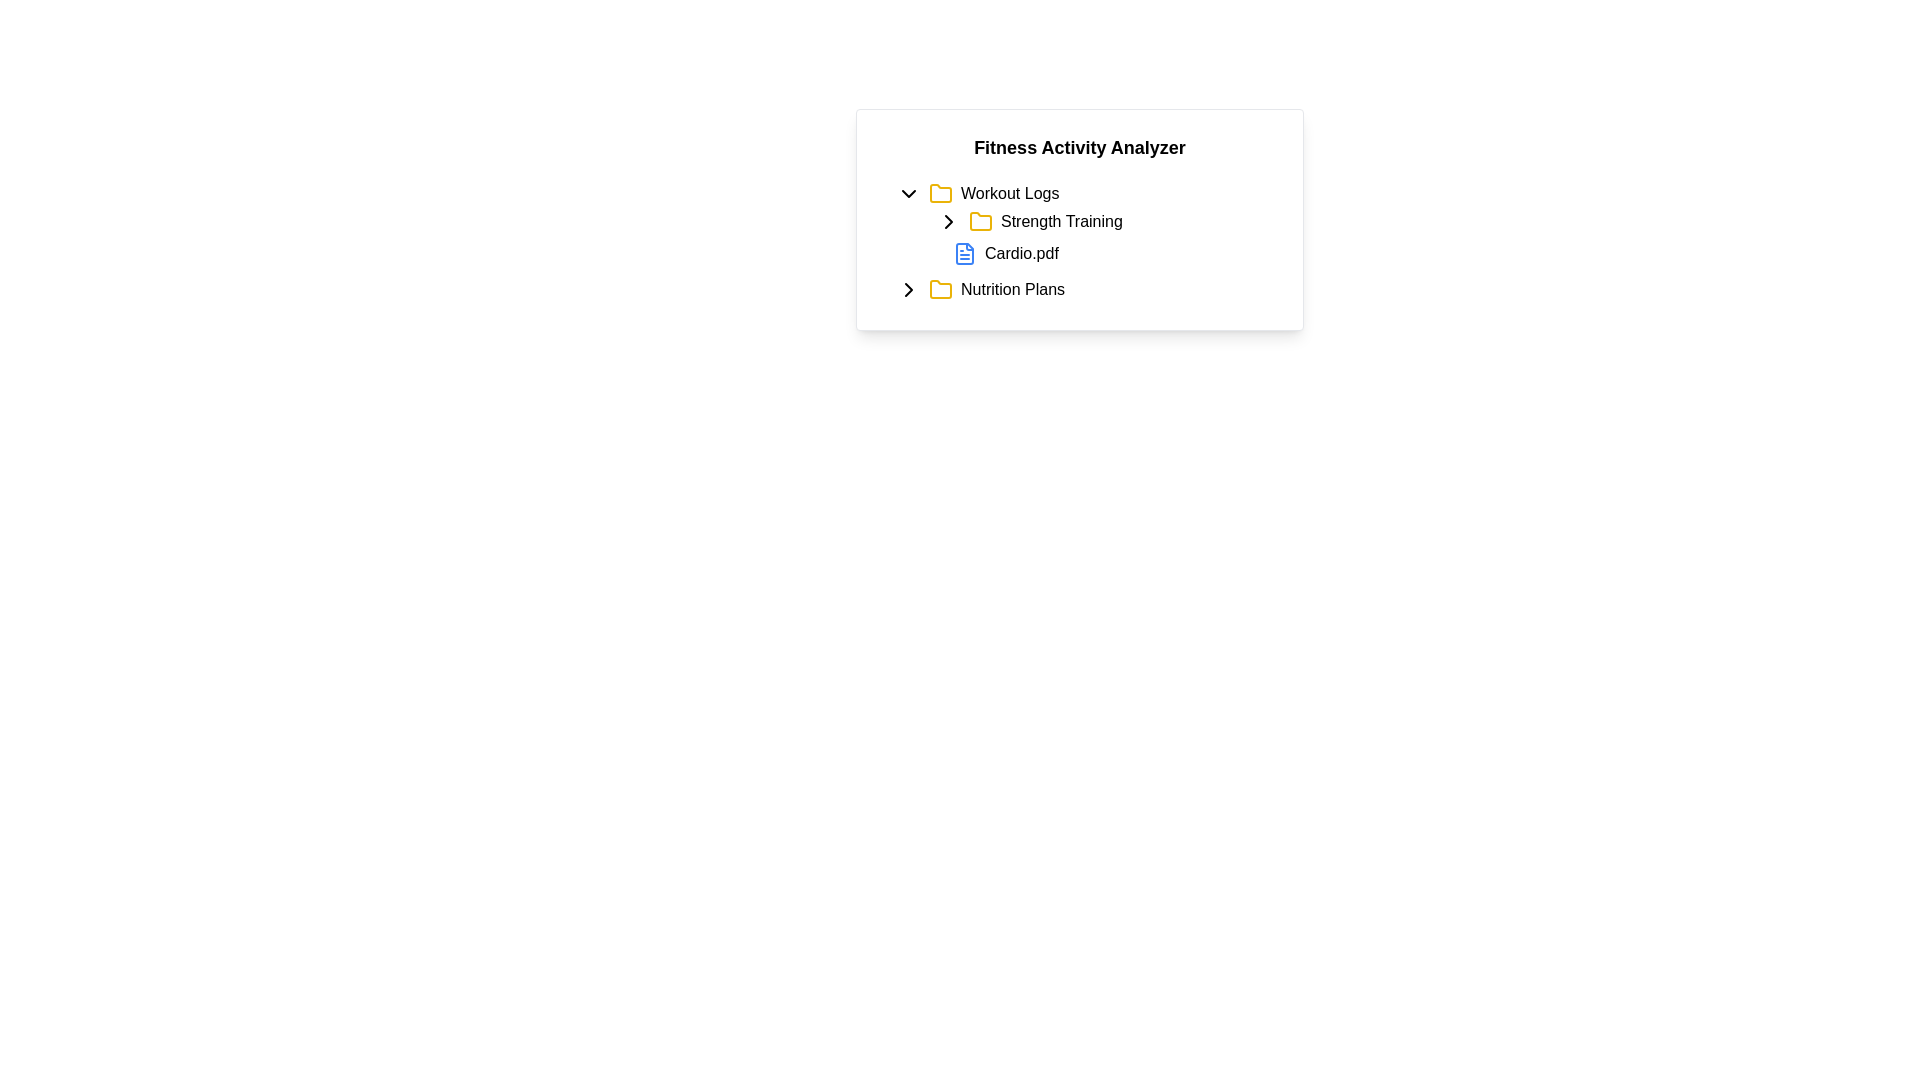 The width and height of the screenshot is (1920, 1080). What do you see at coordinates (1010, 193) in the screenshot?
I see `the Text Label representing a clickable folder or category name under the header 'Fitness Activity Analyzer', located at the upper-left section of a grouped list` at bounding box center [1010, 193].